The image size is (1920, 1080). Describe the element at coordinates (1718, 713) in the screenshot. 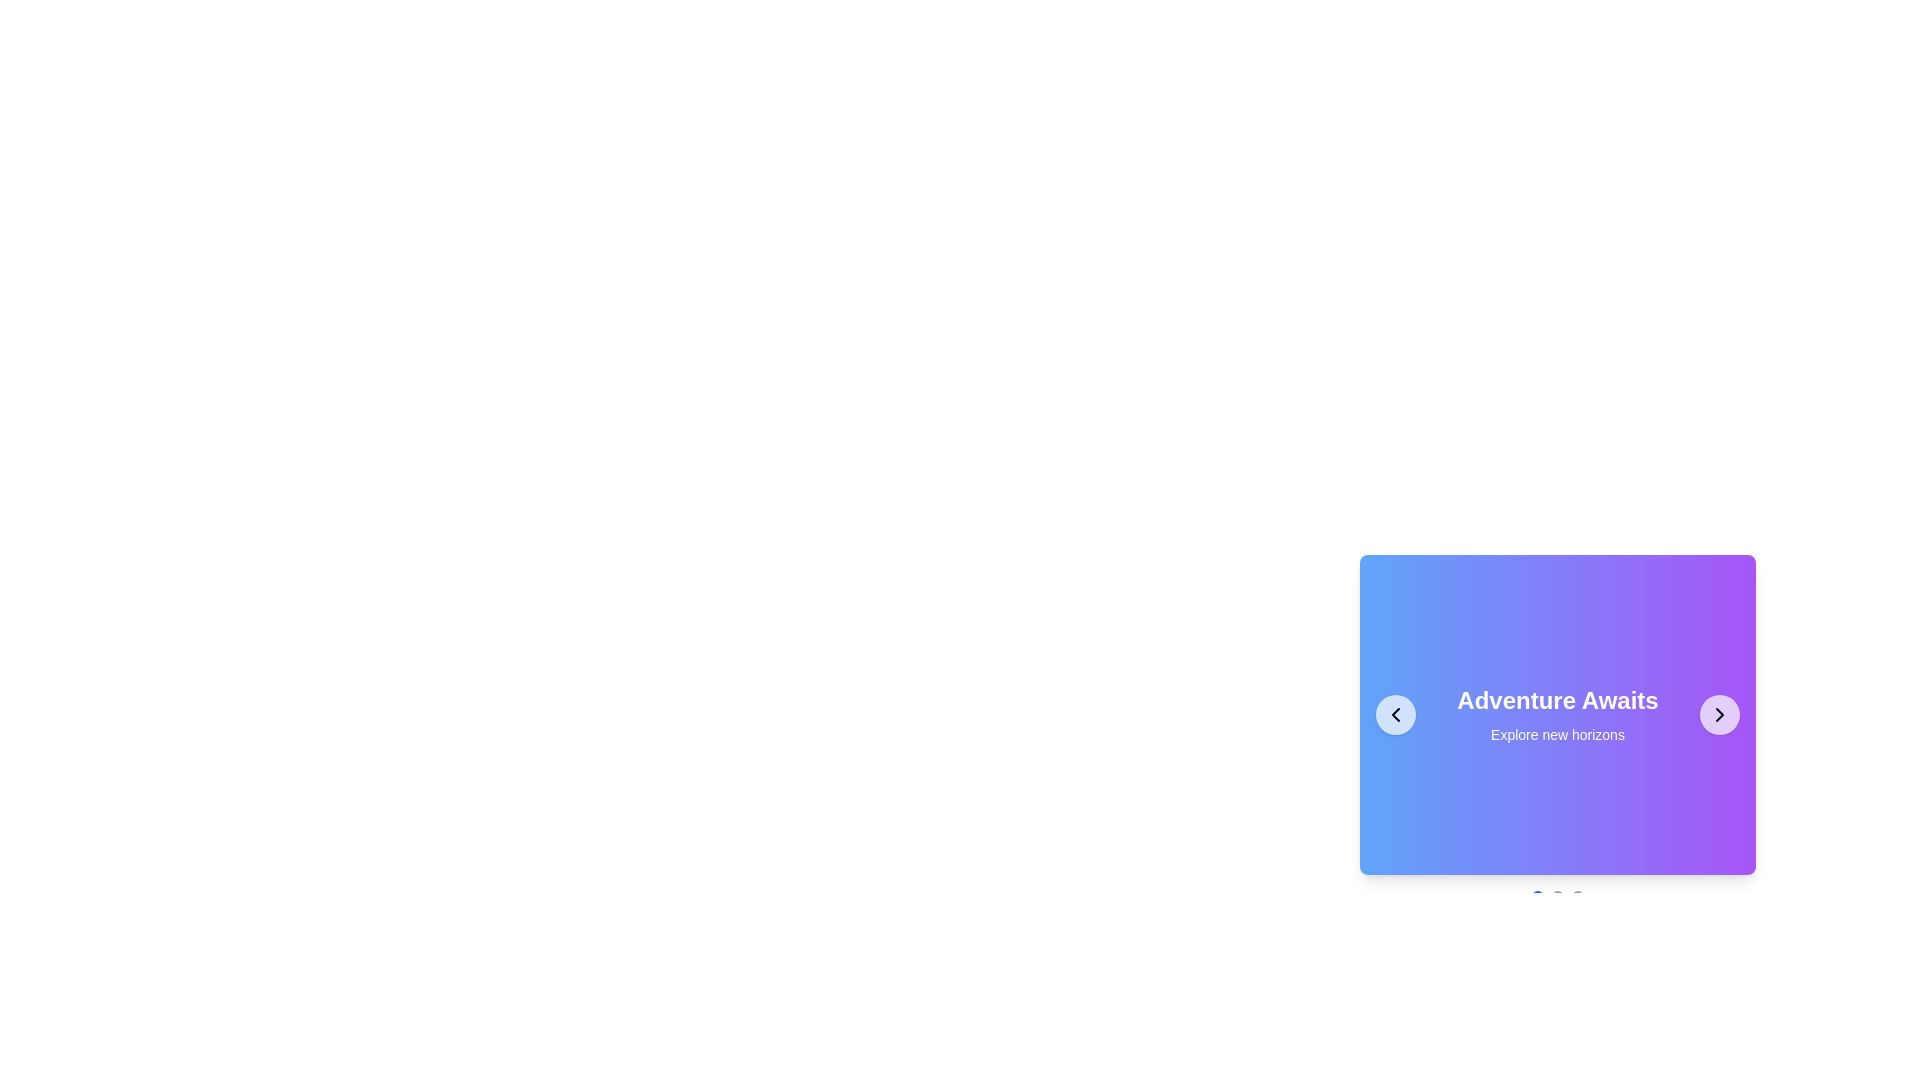

I see `the SVG chevron-right icon located in the bottom-right corner of the card` at that location.